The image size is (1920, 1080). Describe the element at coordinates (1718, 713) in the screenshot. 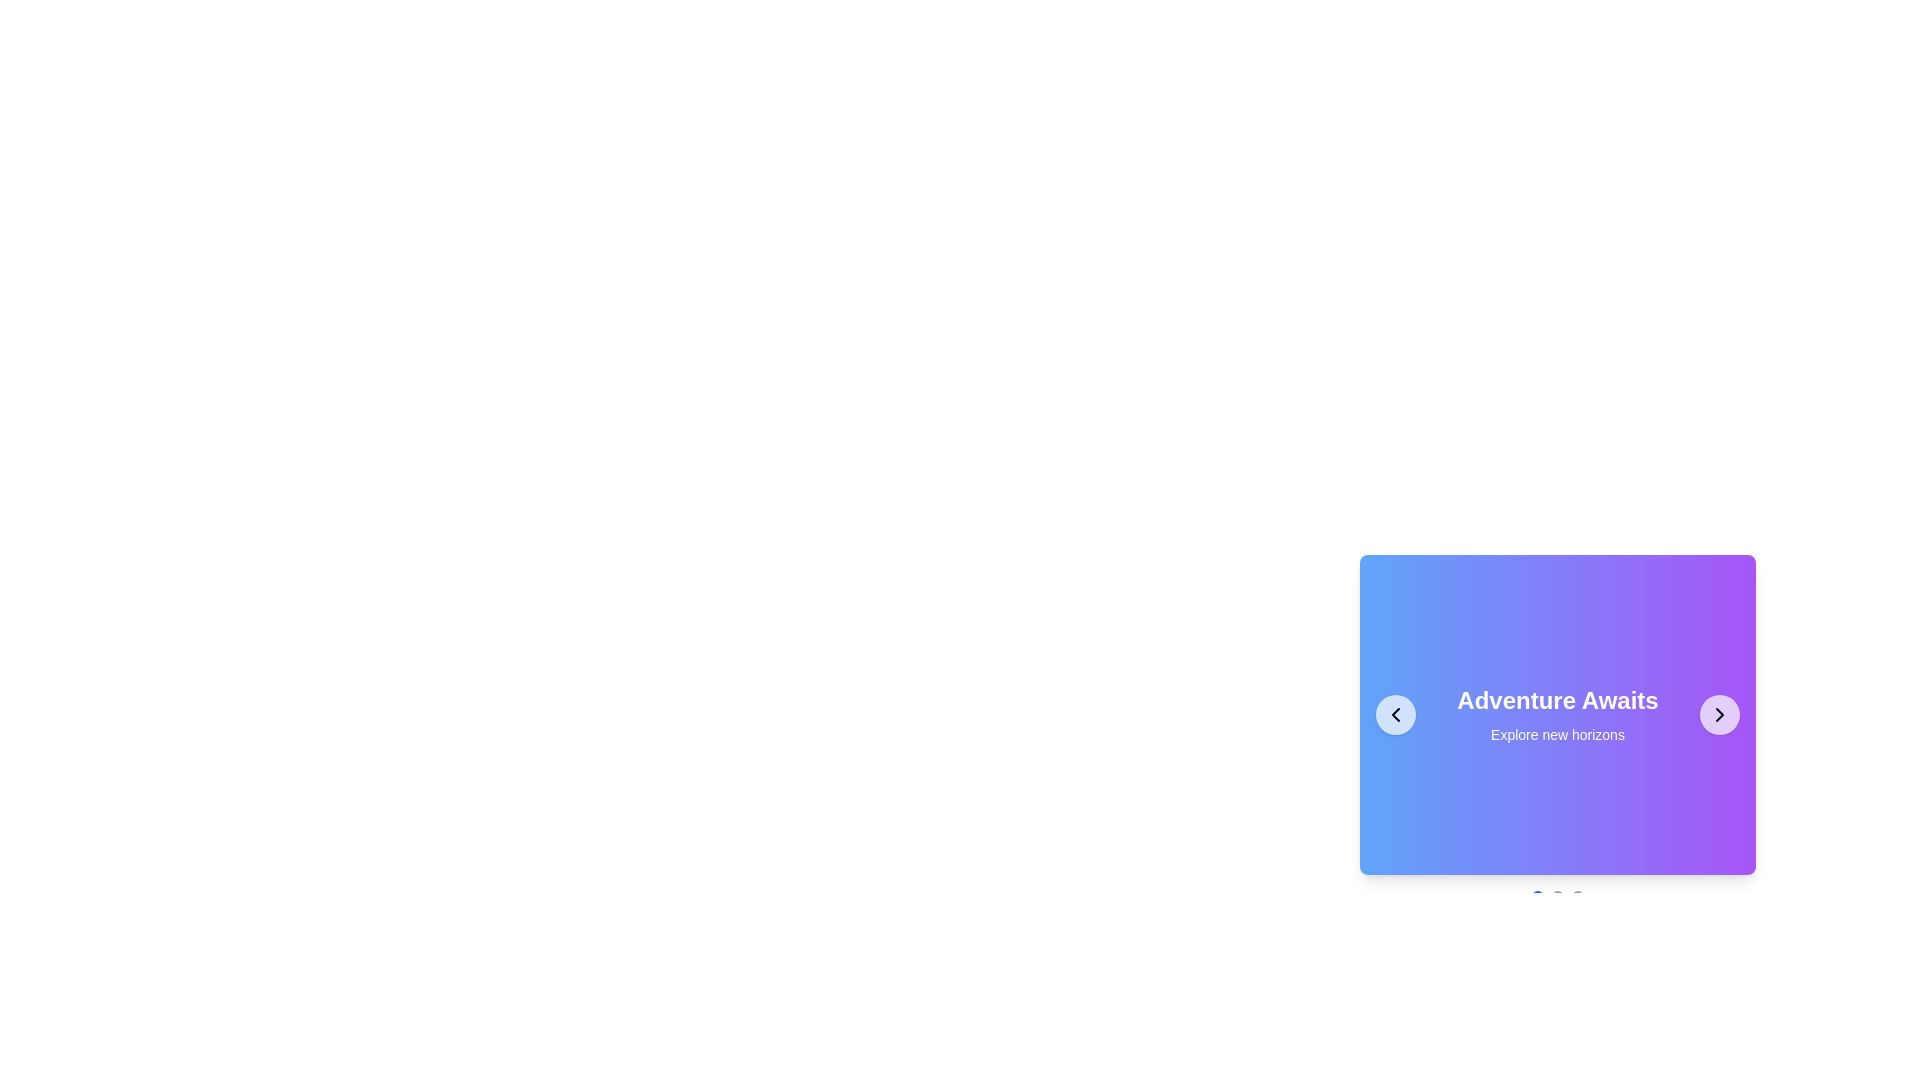

I see `the SVG chevron-right icon located in the bottom-right corner of the card` at that location.